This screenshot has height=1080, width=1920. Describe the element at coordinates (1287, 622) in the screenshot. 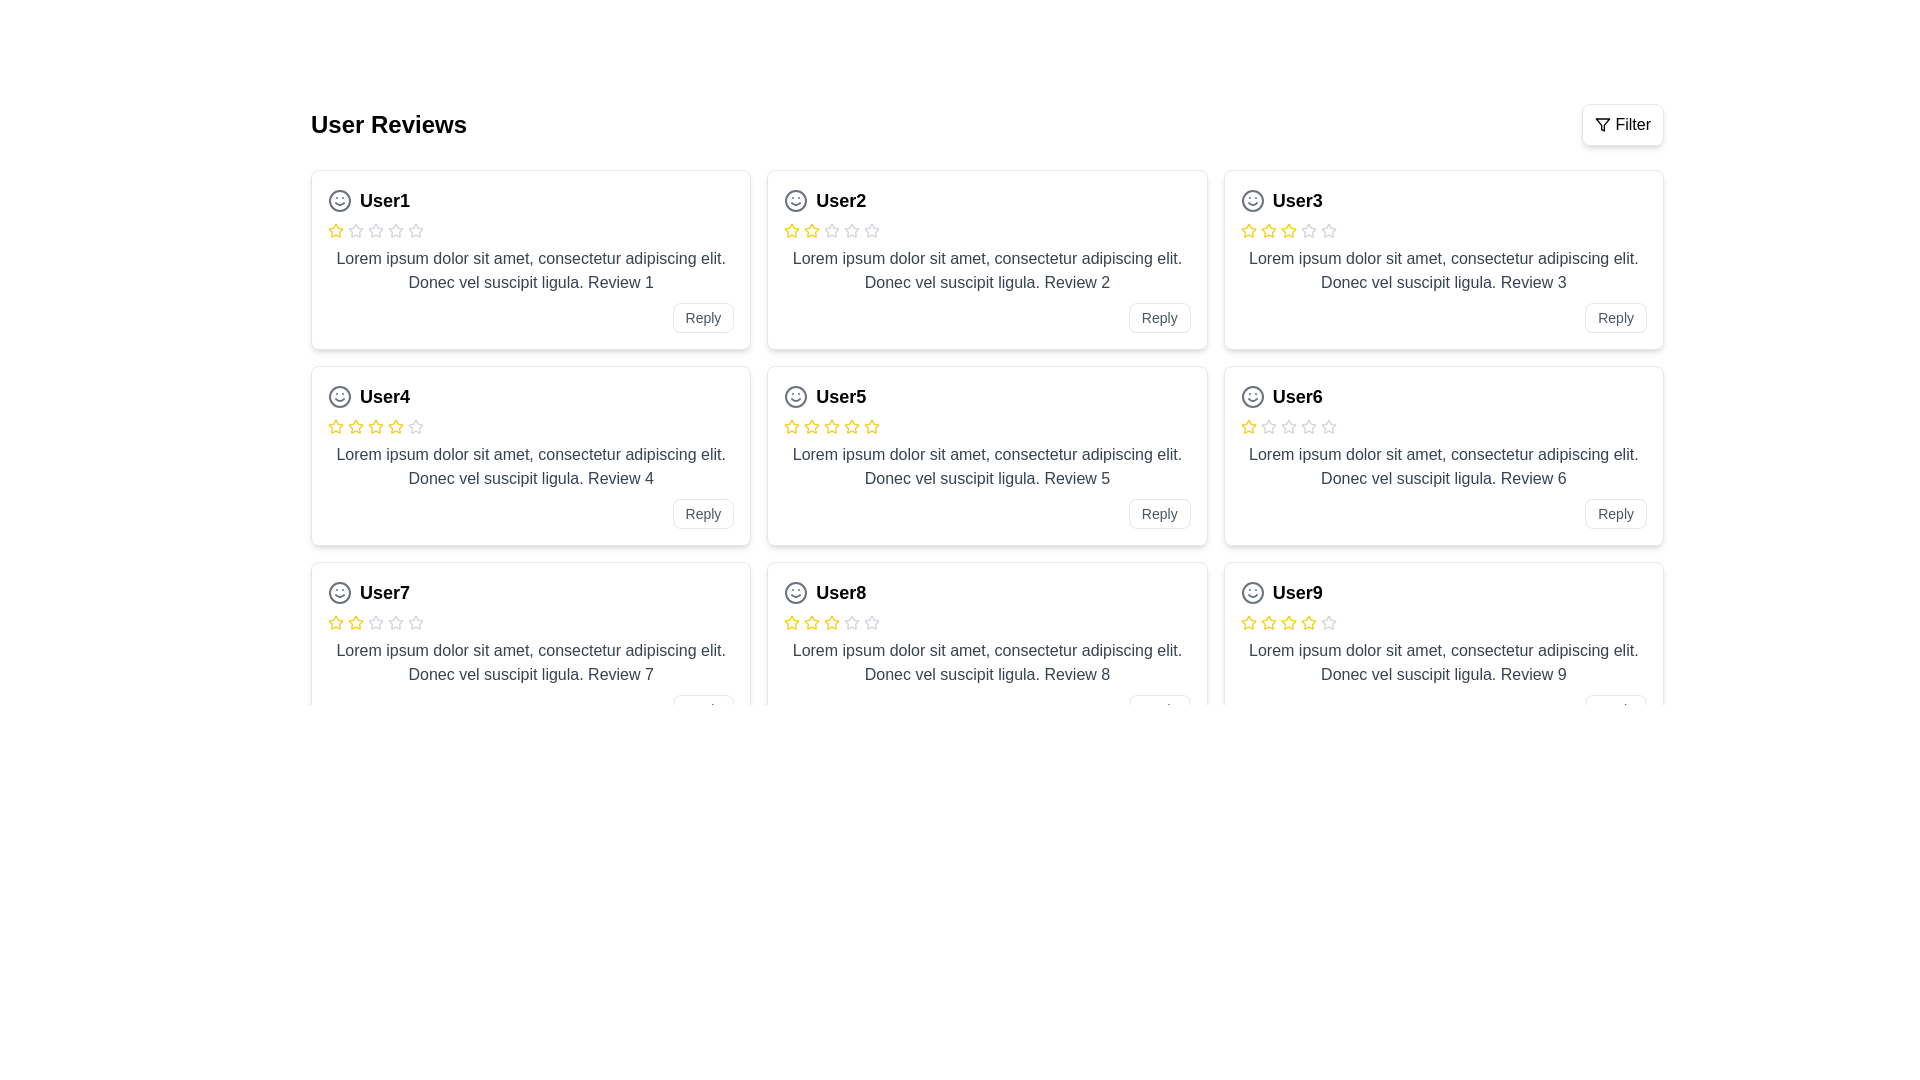

I see `the fifth star icon in the user rating system for User9 located in the bottom-right corner of the user reviews grid` at that location.